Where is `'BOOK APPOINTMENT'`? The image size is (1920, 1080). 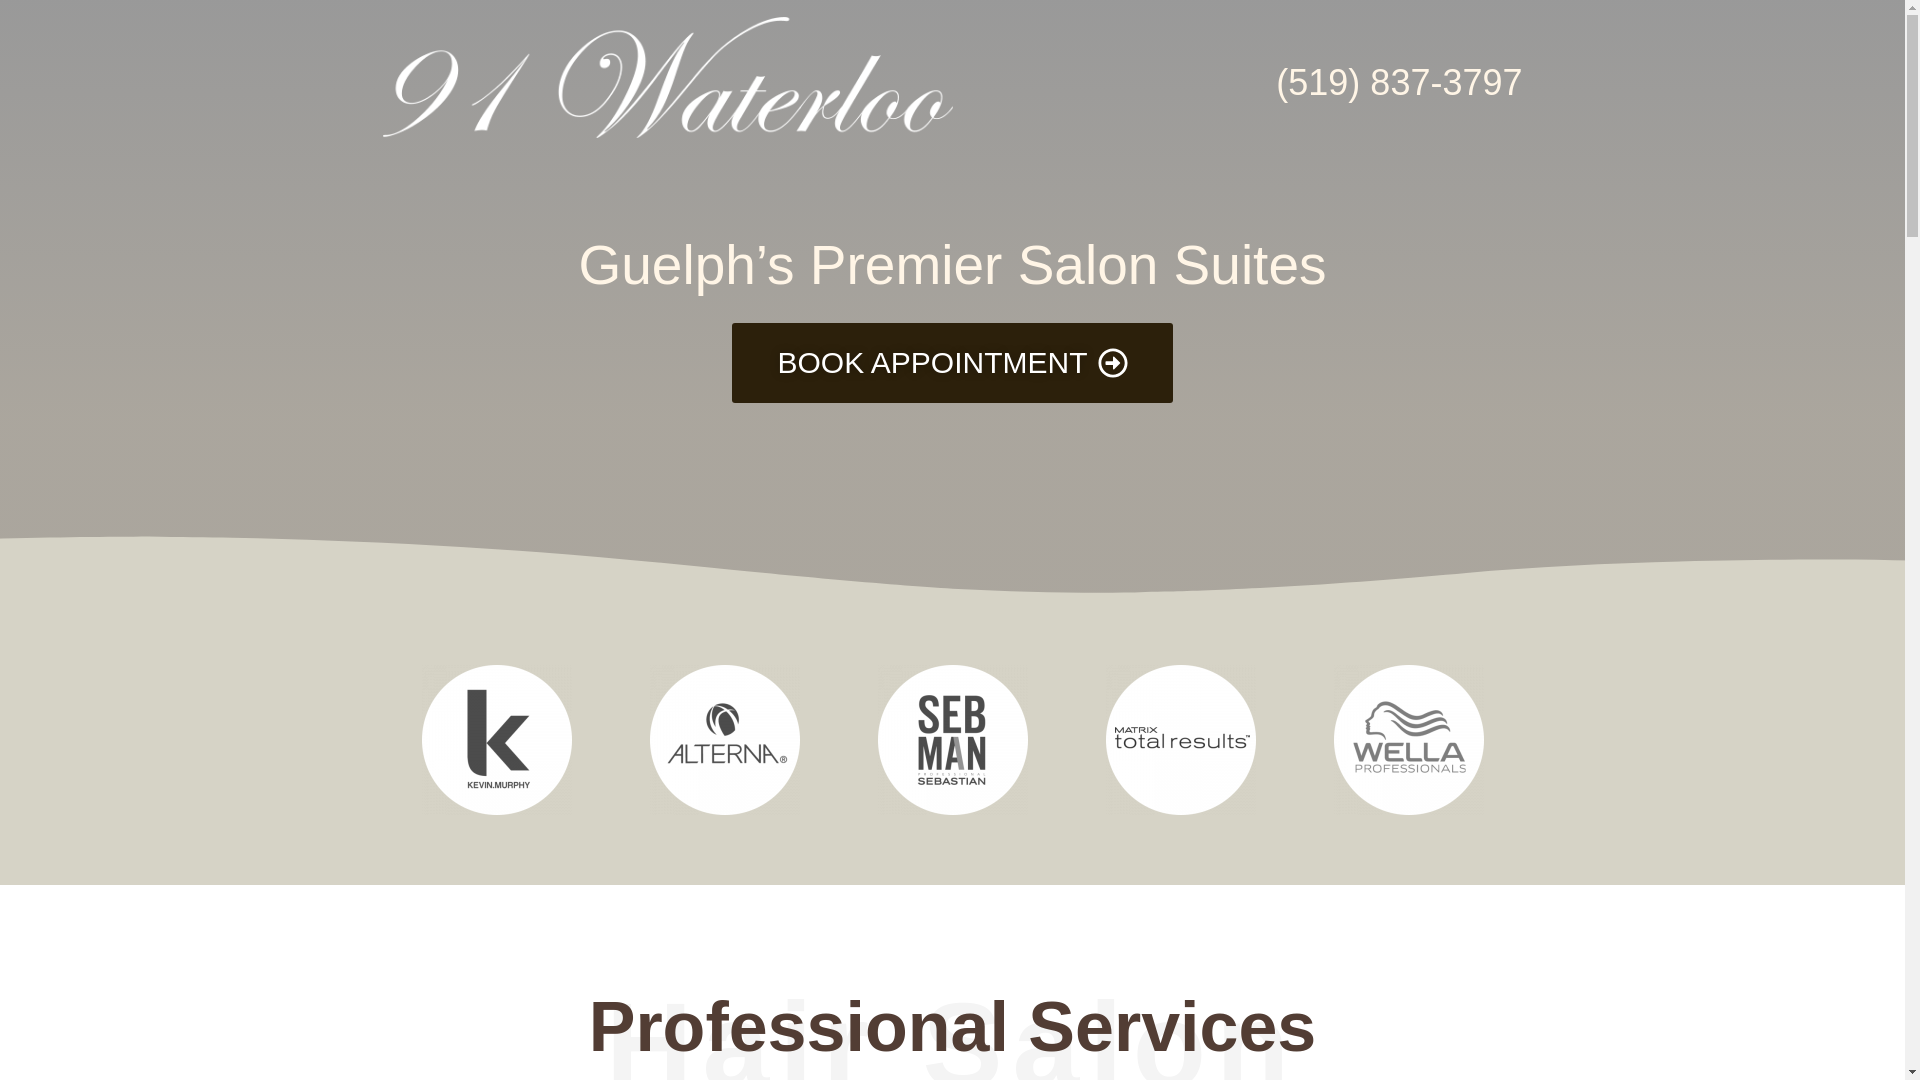 'BOOK APPOINTMENT' is located at coordinates (950, 362).